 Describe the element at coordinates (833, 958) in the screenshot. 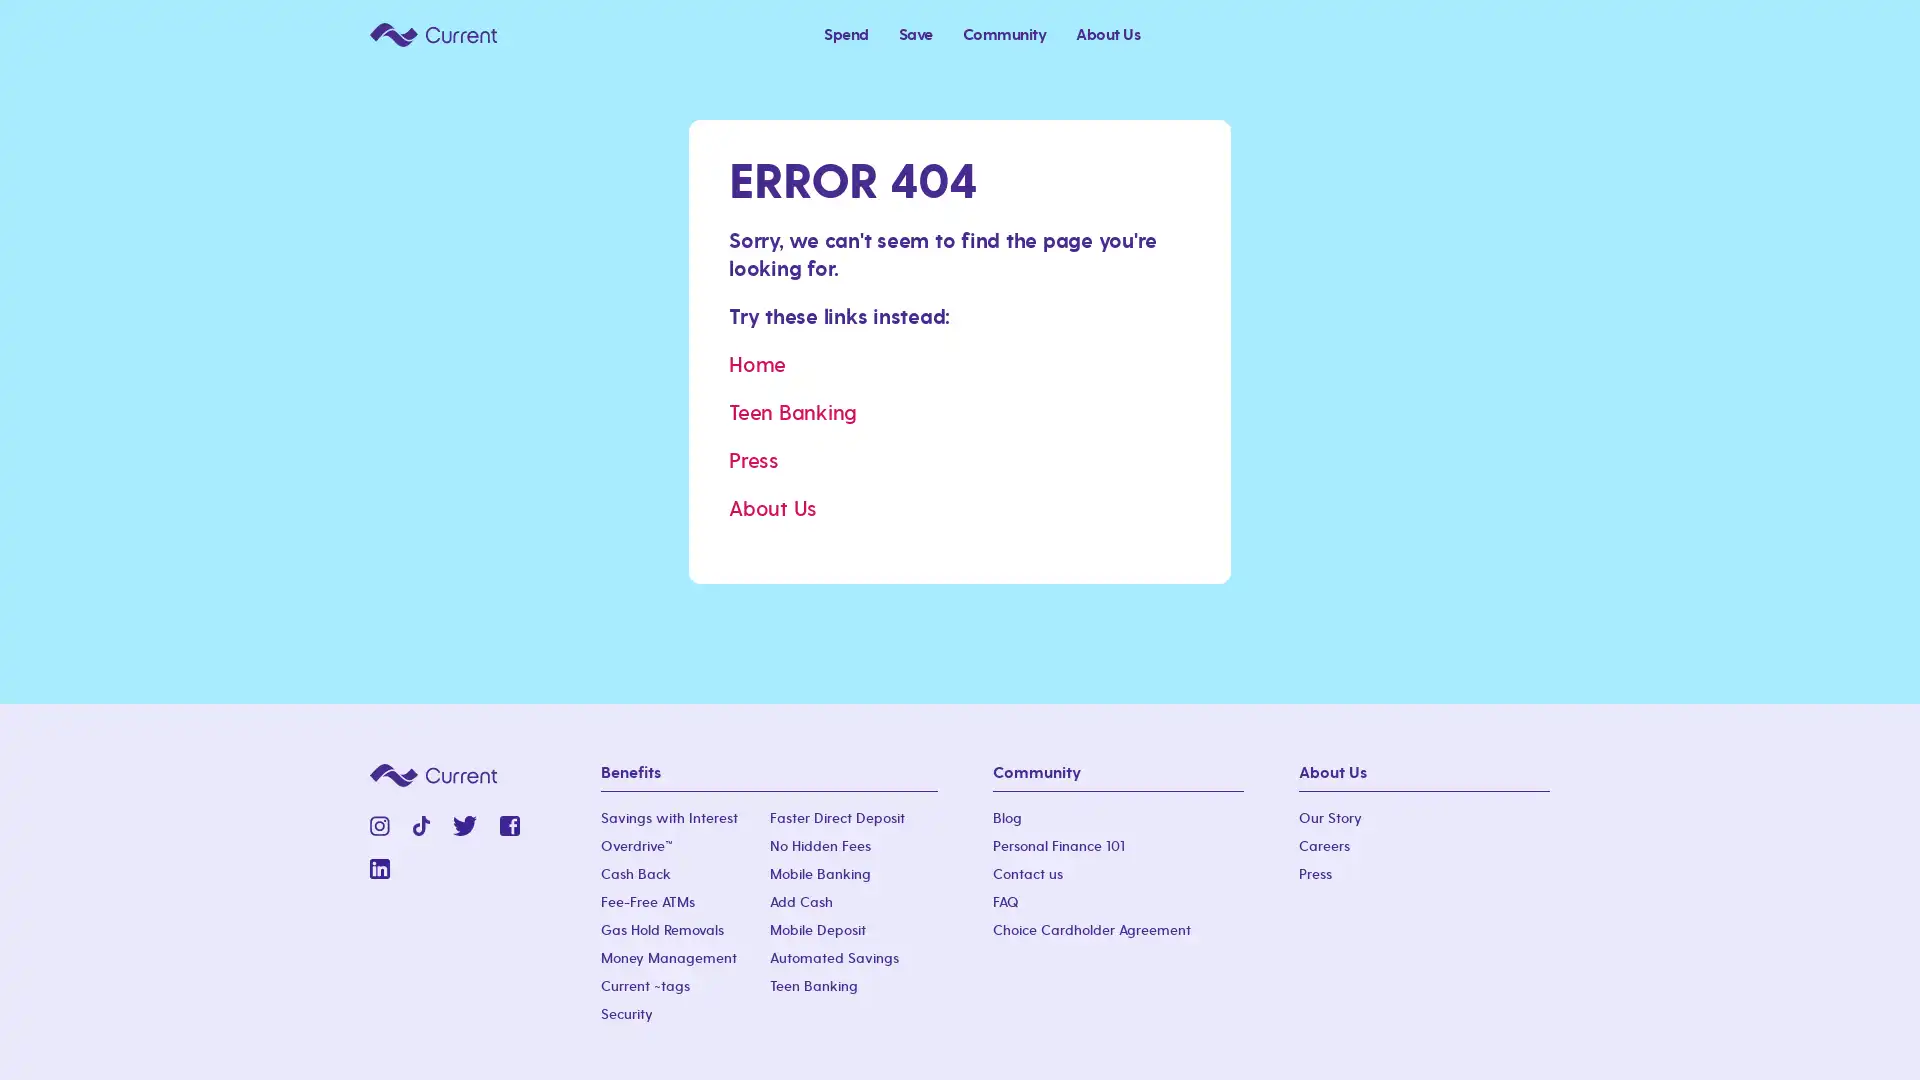

I see `Automated Savings` at that location.